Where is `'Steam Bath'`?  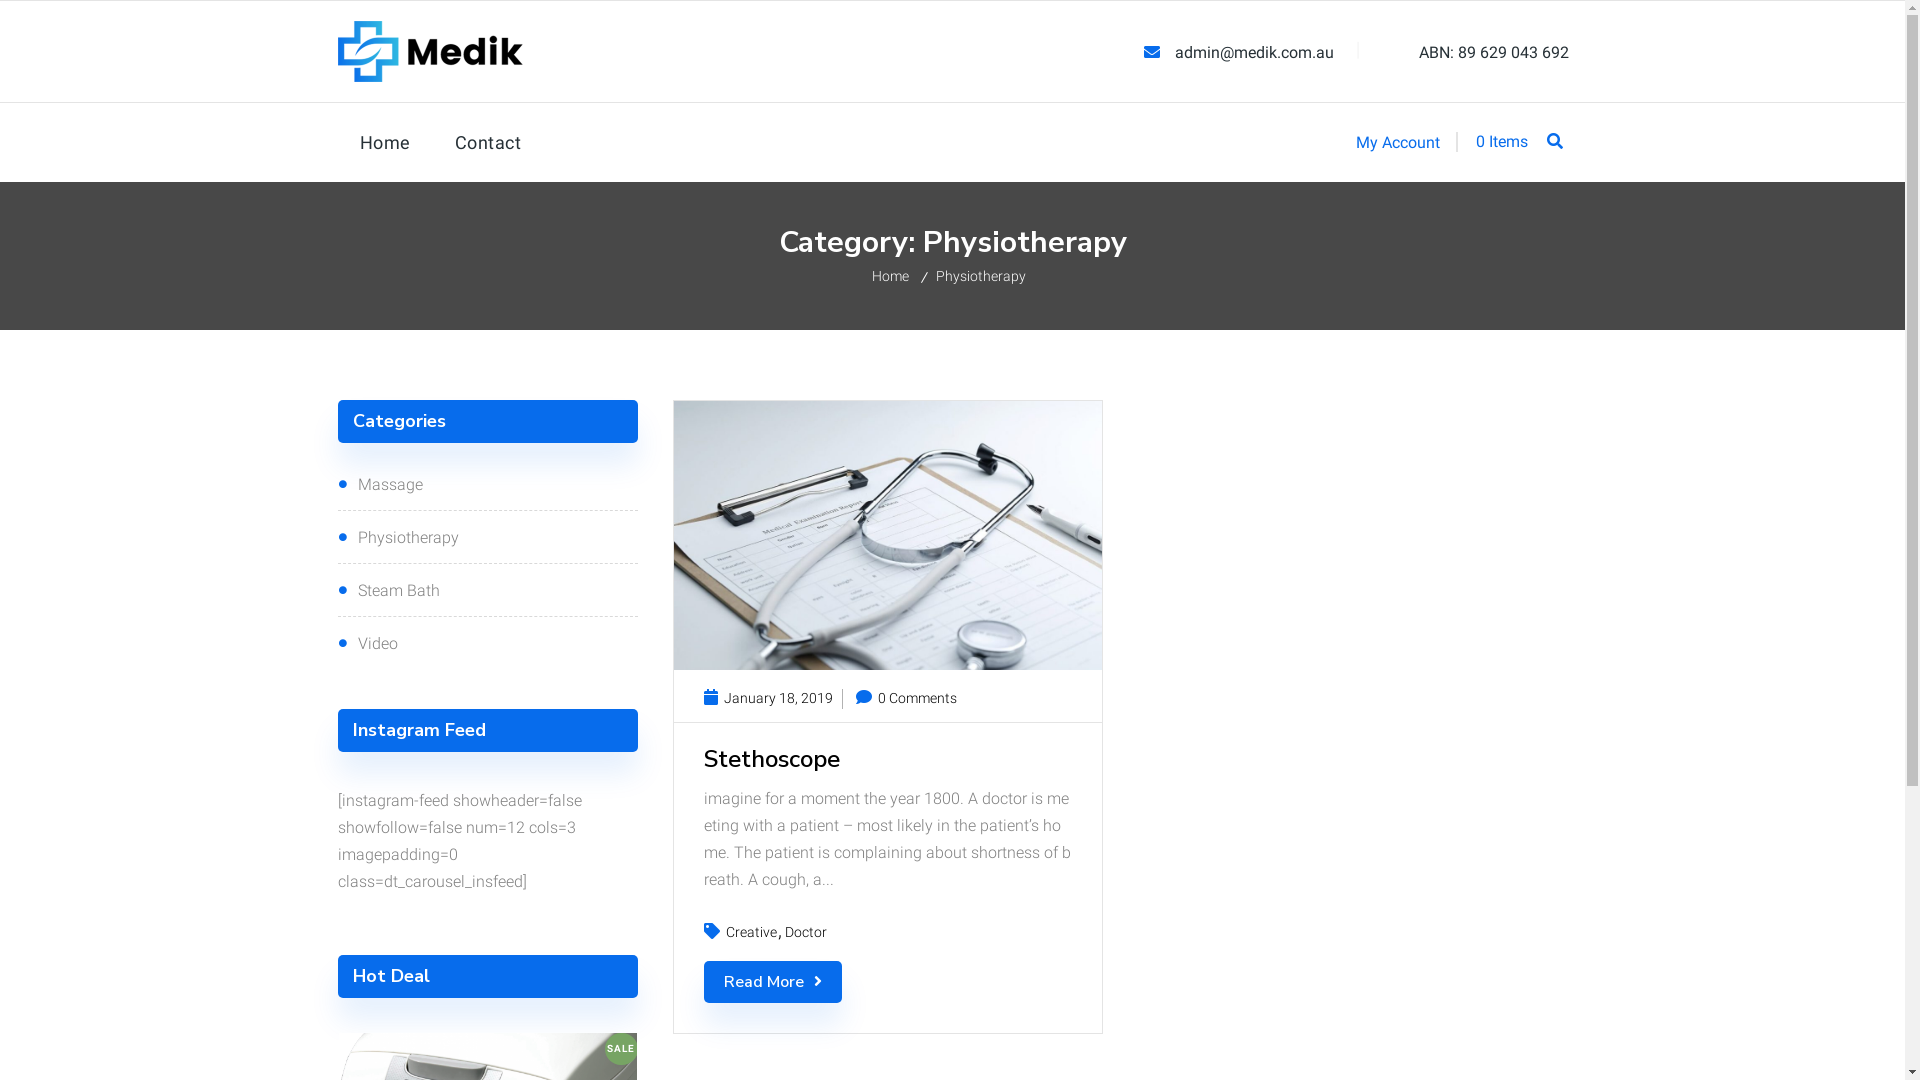
'Steam Bath' is located at coordinates (337, 589).